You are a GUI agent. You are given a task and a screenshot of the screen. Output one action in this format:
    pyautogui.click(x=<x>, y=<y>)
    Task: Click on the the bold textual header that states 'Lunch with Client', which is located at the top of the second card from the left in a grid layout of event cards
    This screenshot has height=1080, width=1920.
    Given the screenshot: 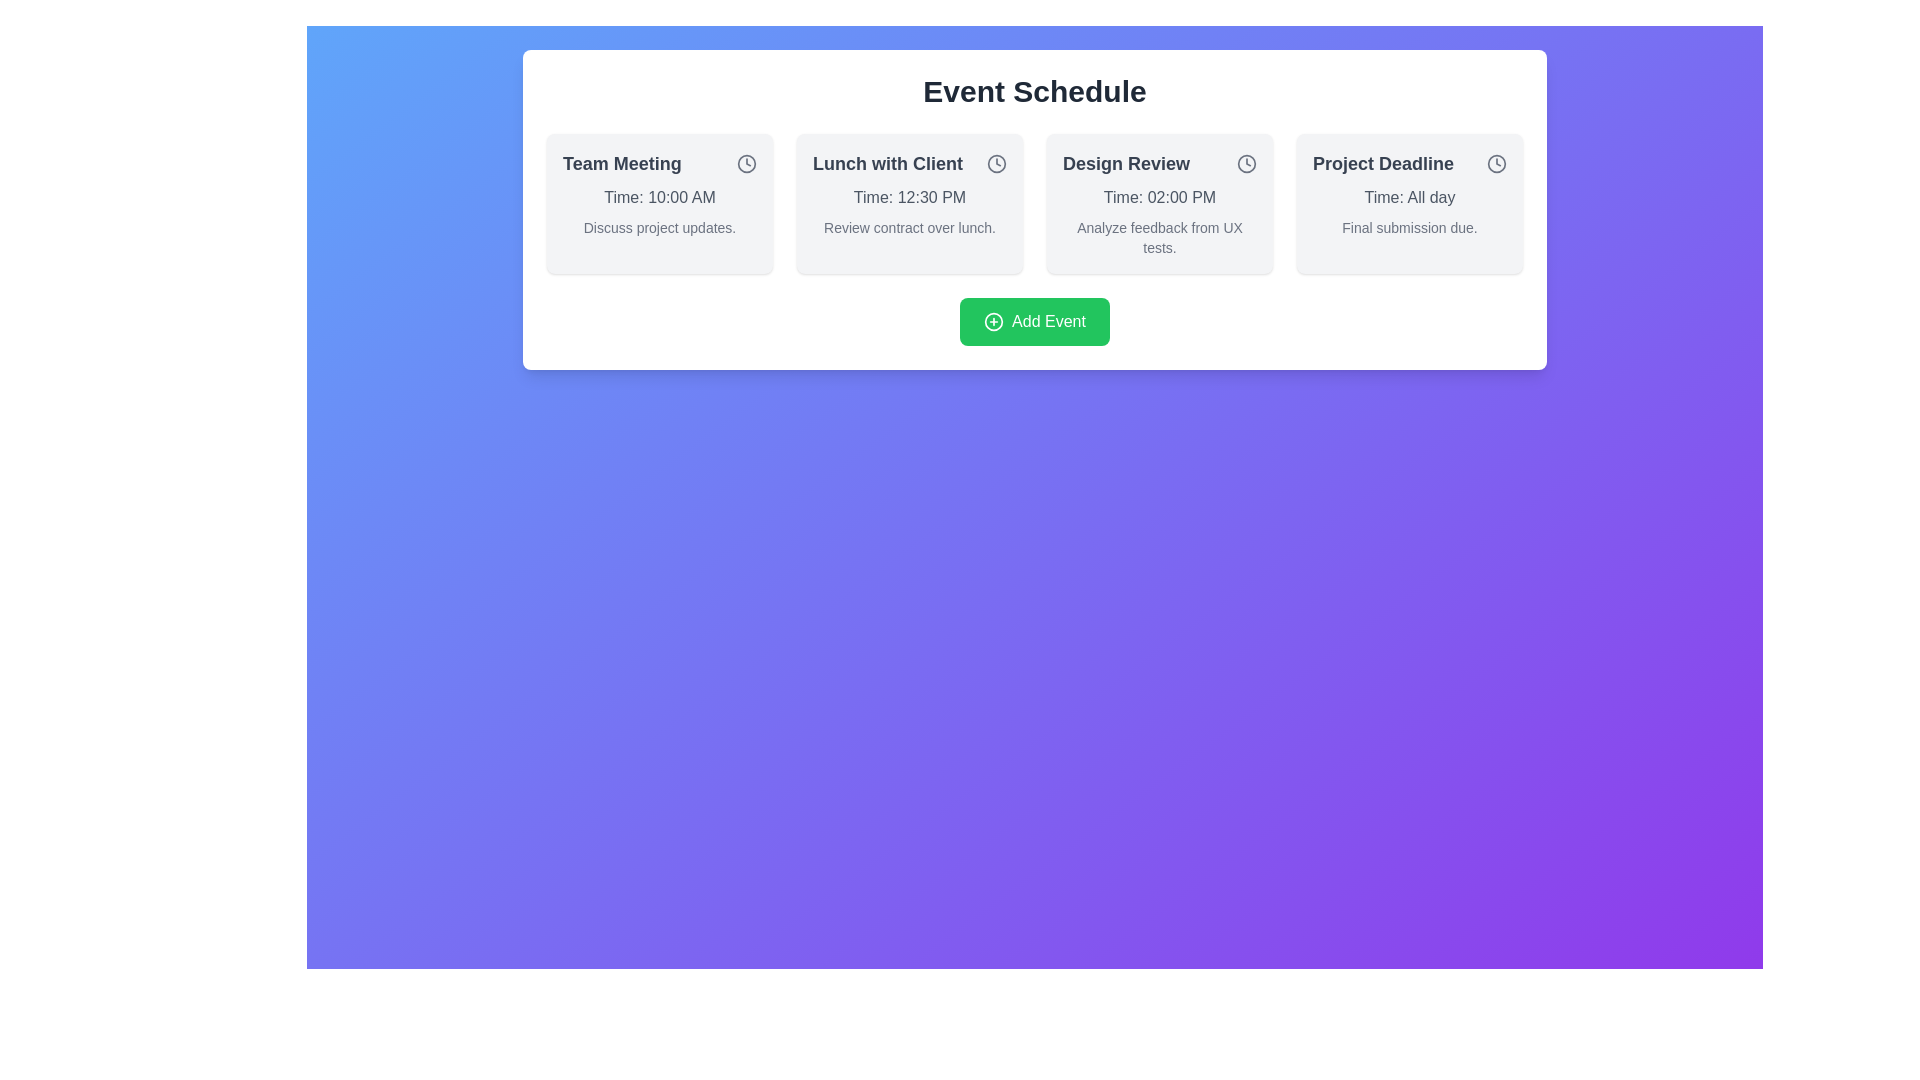 What is the action you would take?
    pyautogui.click(x=887, y=163)
    